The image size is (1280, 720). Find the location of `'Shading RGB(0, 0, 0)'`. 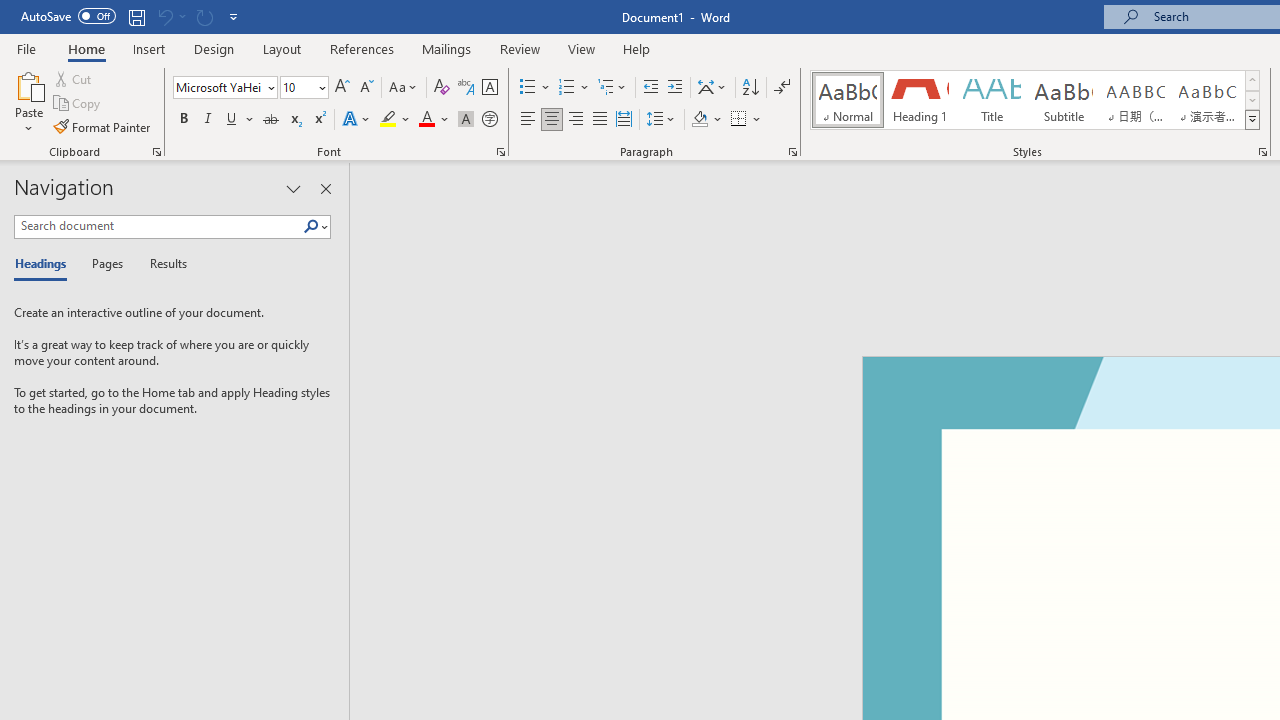

'Shading RGB(0, 0, 0)' is located at coordinates (699, 119).